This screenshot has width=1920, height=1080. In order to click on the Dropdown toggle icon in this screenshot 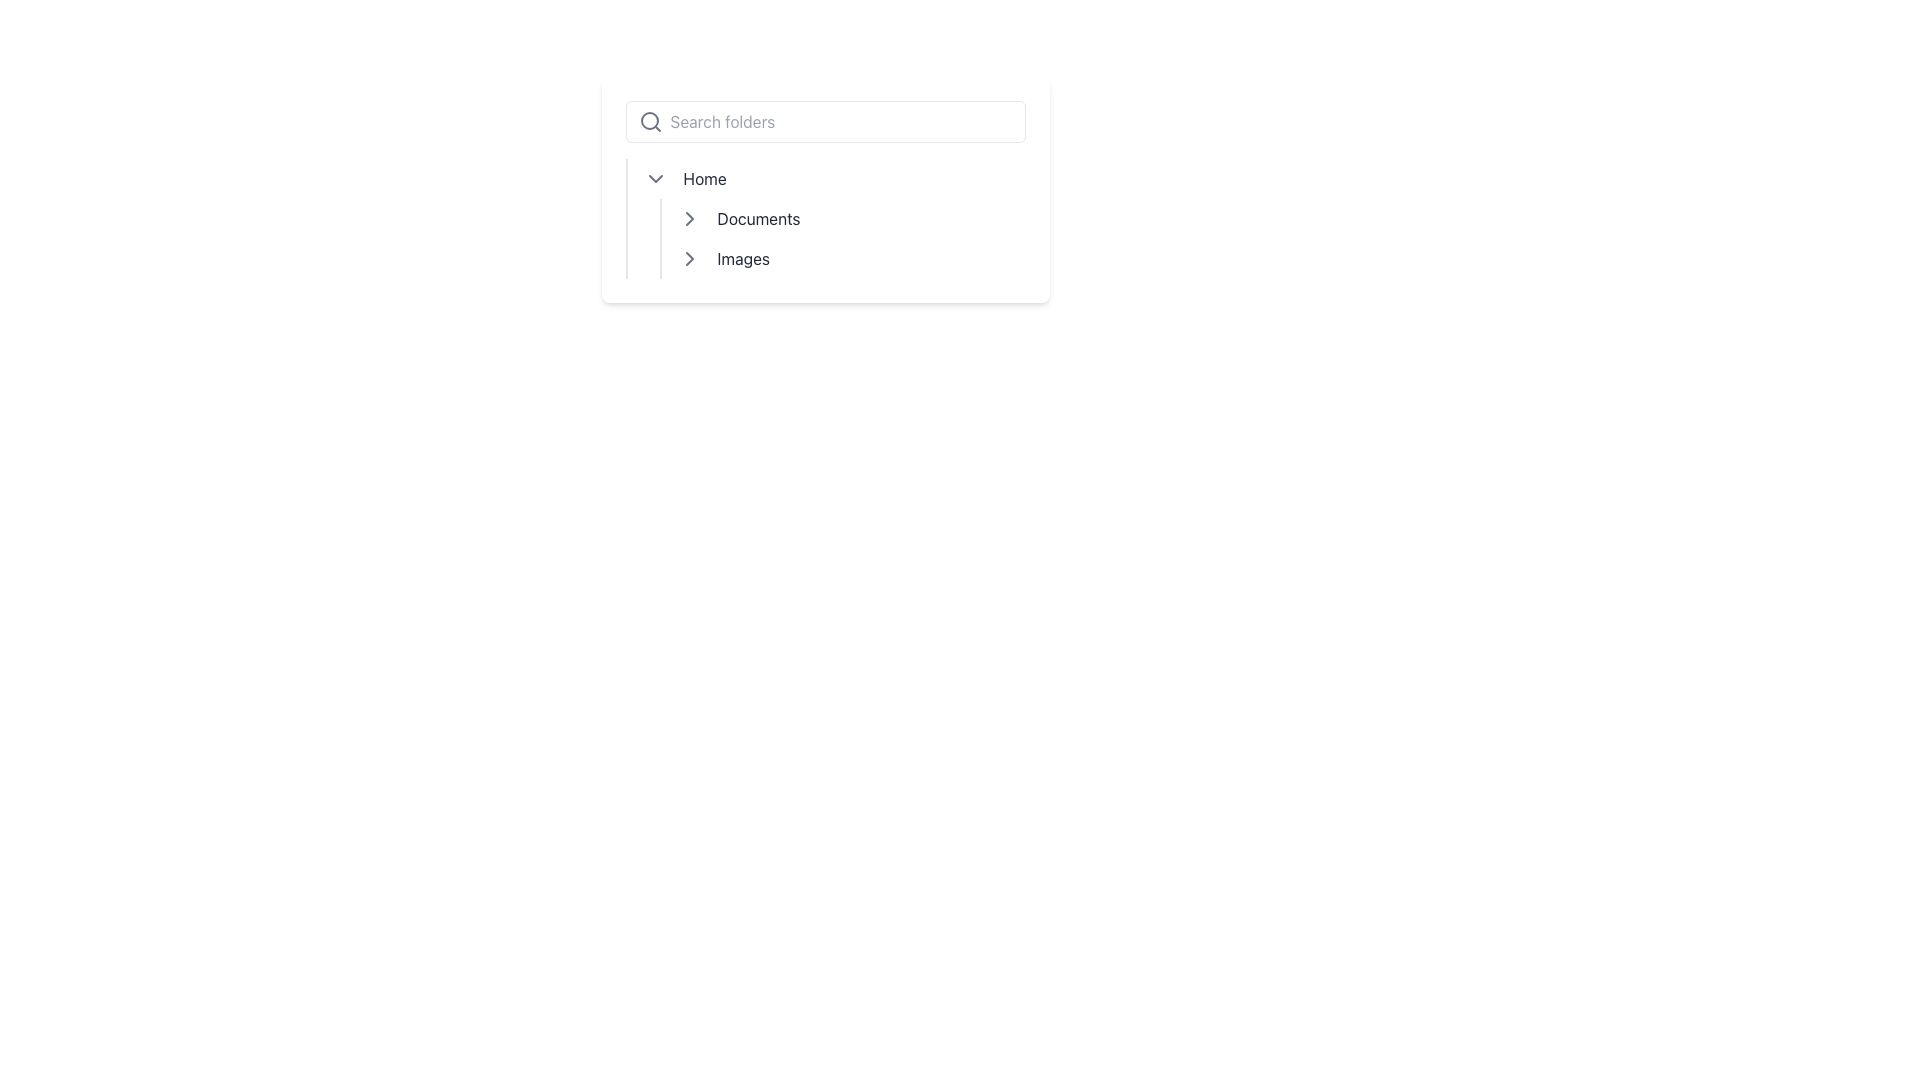, I will do `click(655, 177)`.